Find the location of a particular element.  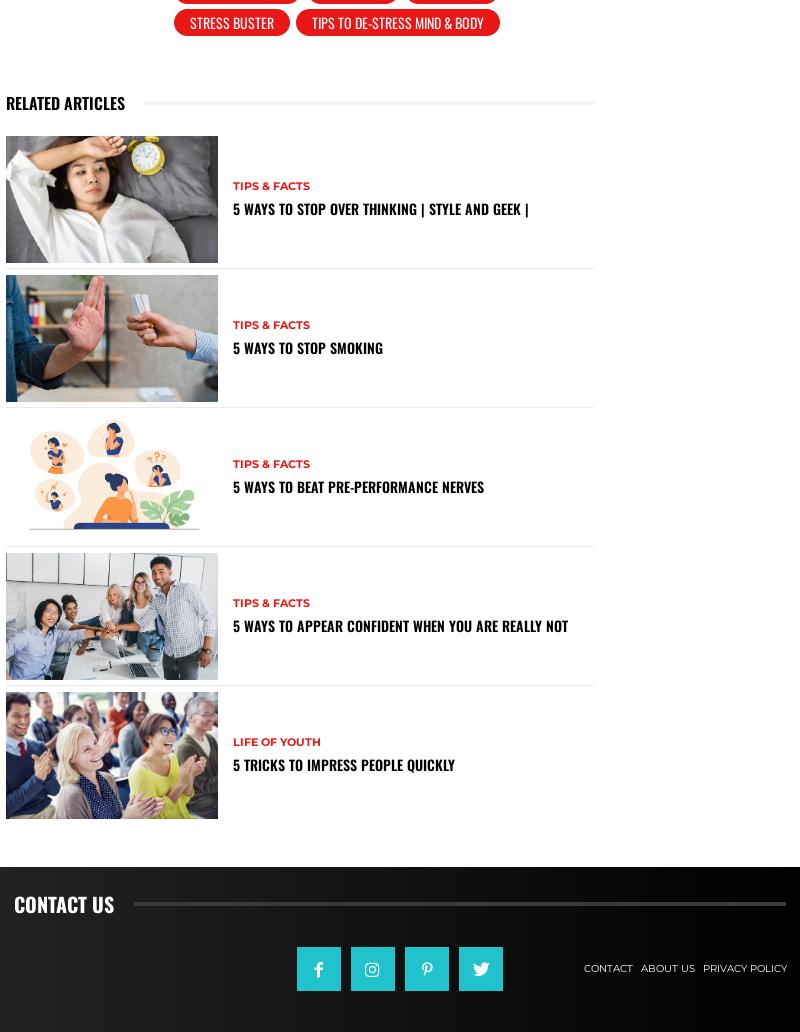

'Contact' is located at coordinates (607, 967).